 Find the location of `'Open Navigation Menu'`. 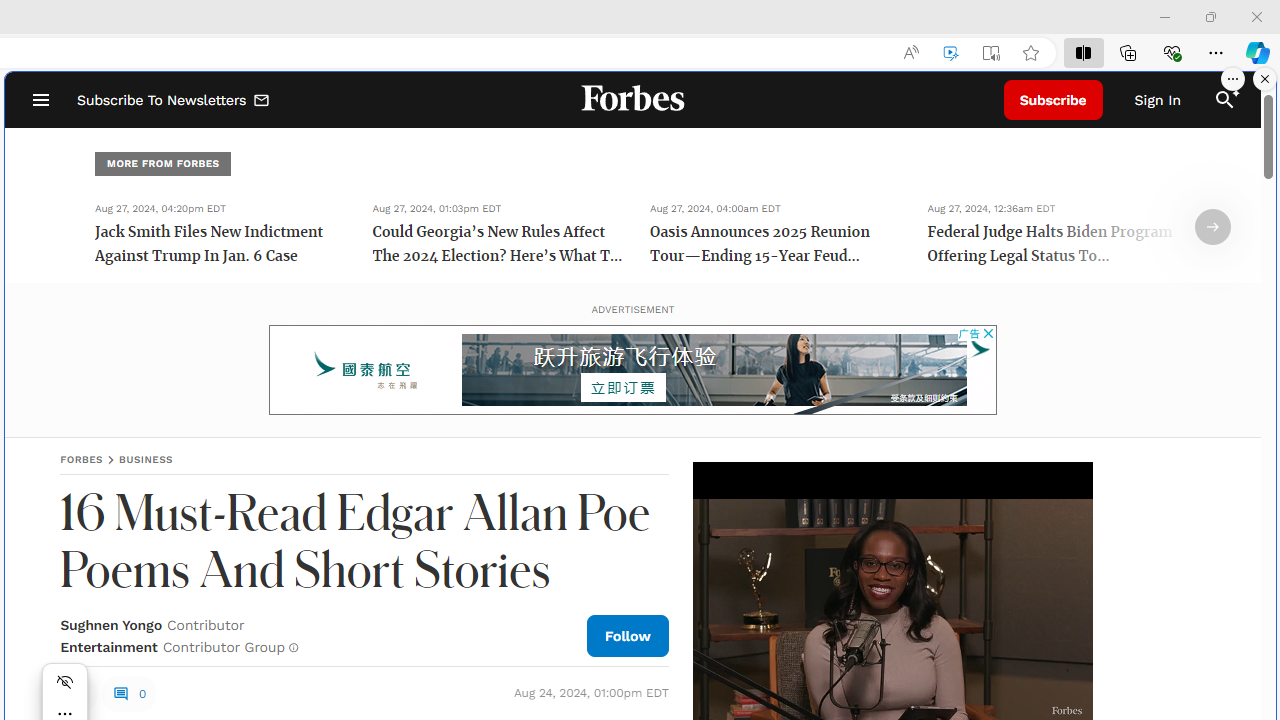

'Open Navigation Menu' is located at coordinates (40, 100).